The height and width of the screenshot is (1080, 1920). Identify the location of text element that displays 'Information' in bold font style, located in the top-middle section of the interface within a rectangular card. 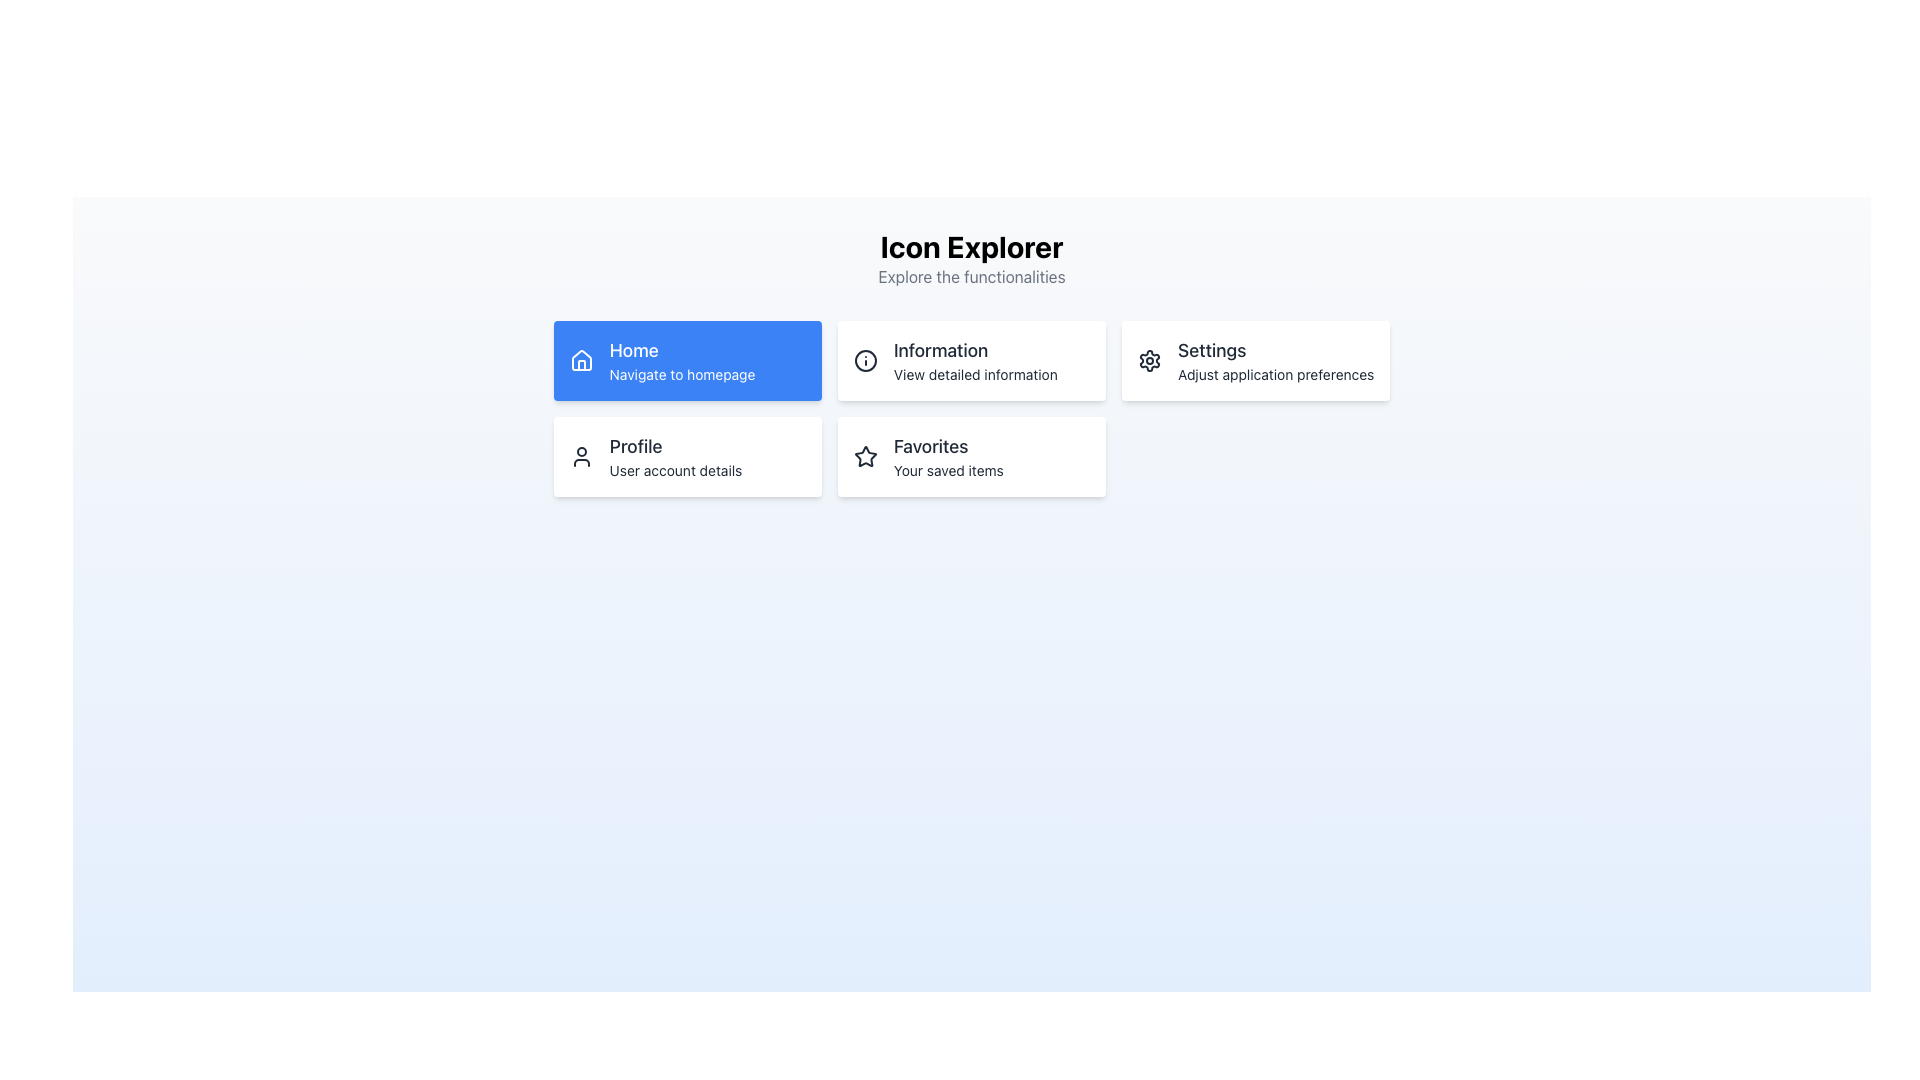
(975, 350).